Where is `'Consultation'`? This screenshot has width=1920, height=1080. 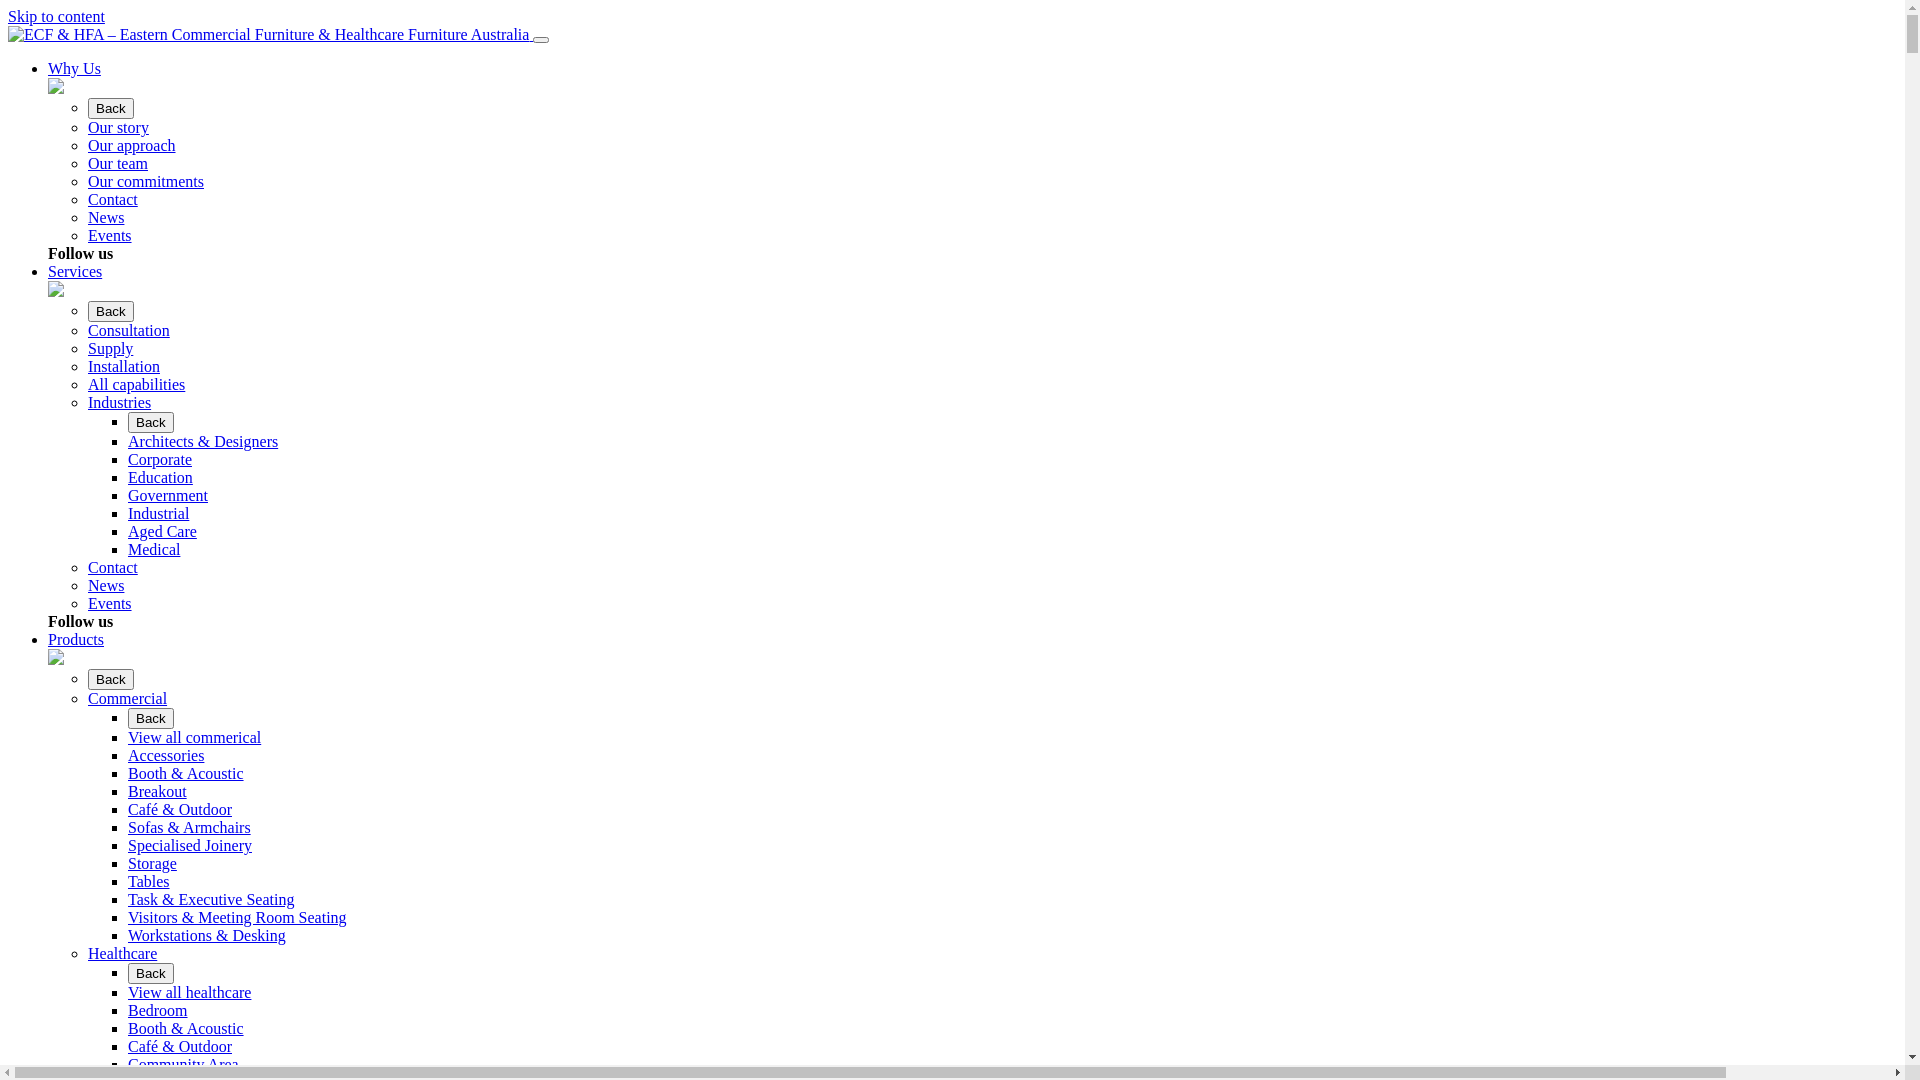
'Consultation' is located at coordinates (86, 329).